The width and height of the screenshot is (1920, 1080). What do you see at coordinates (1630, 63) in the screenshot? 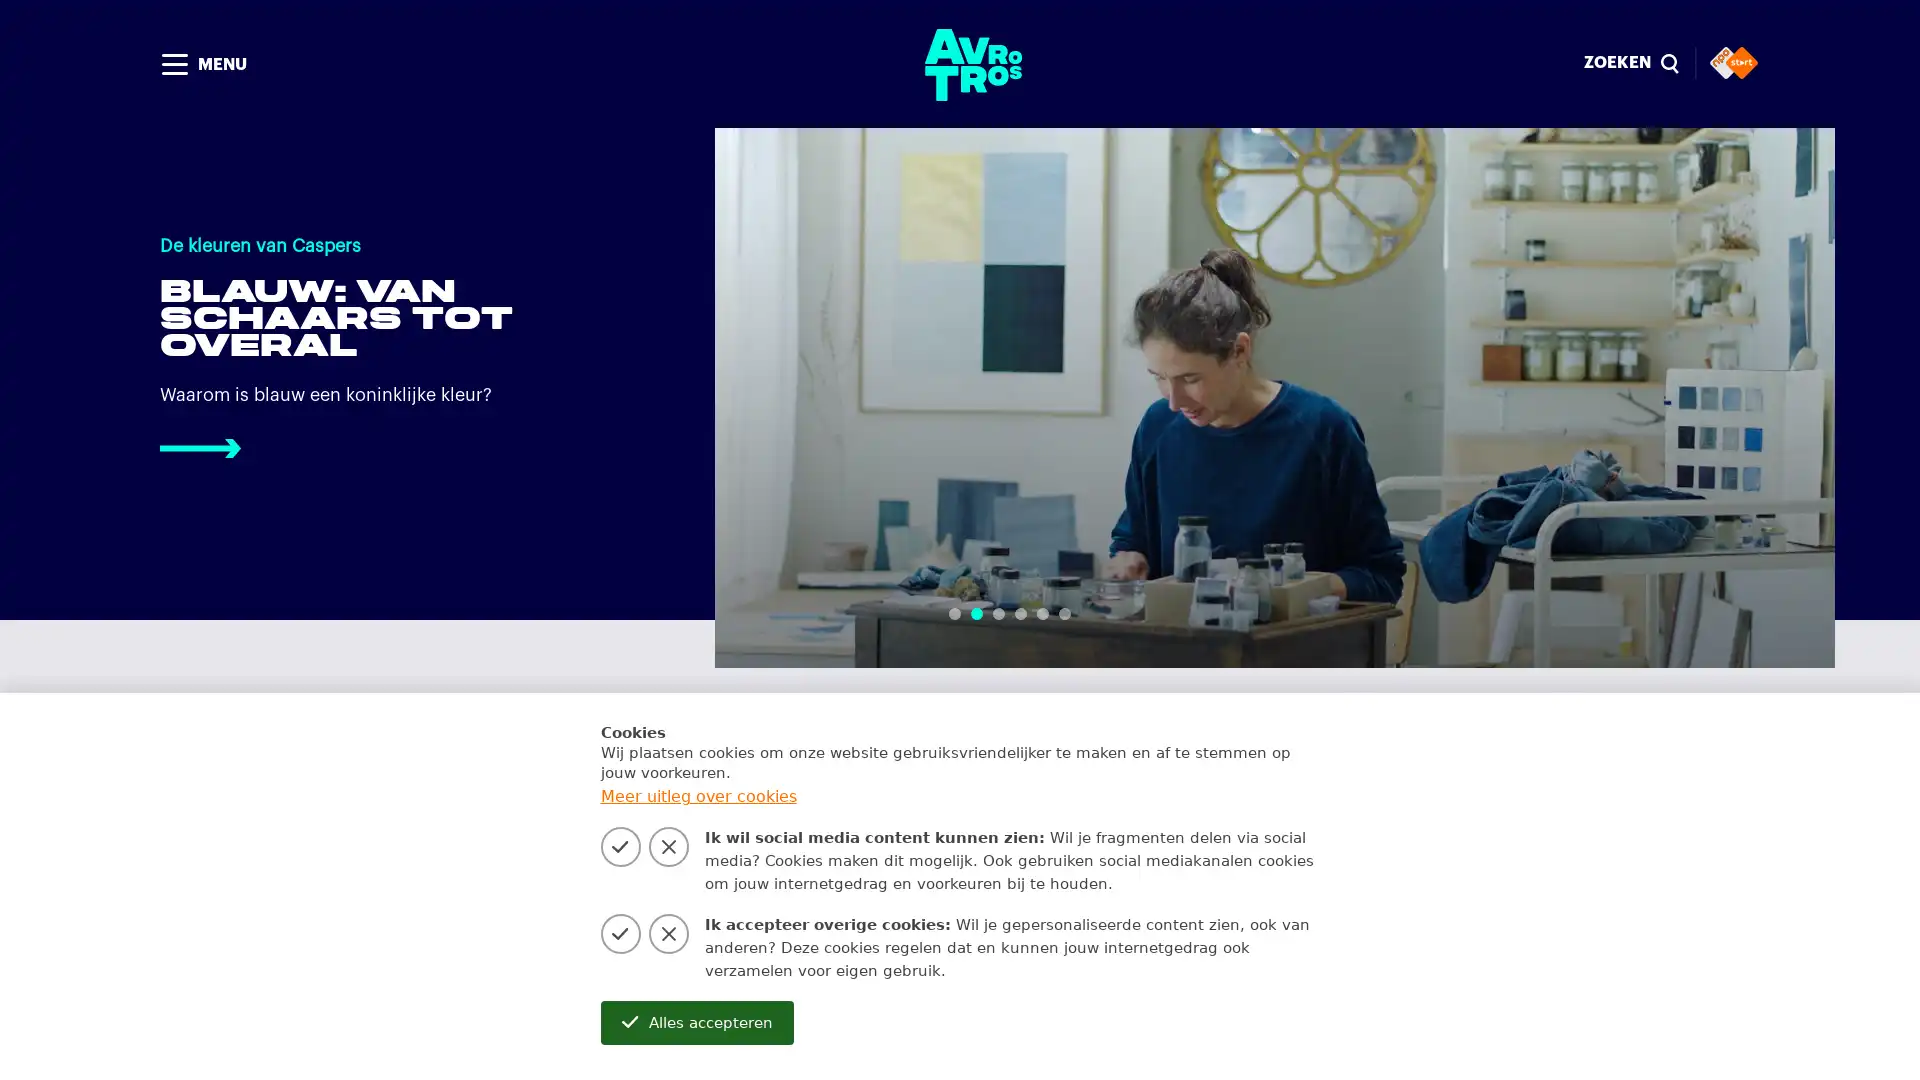
I see `ZOEKEN magnify` at bounding box center [1630, 63].